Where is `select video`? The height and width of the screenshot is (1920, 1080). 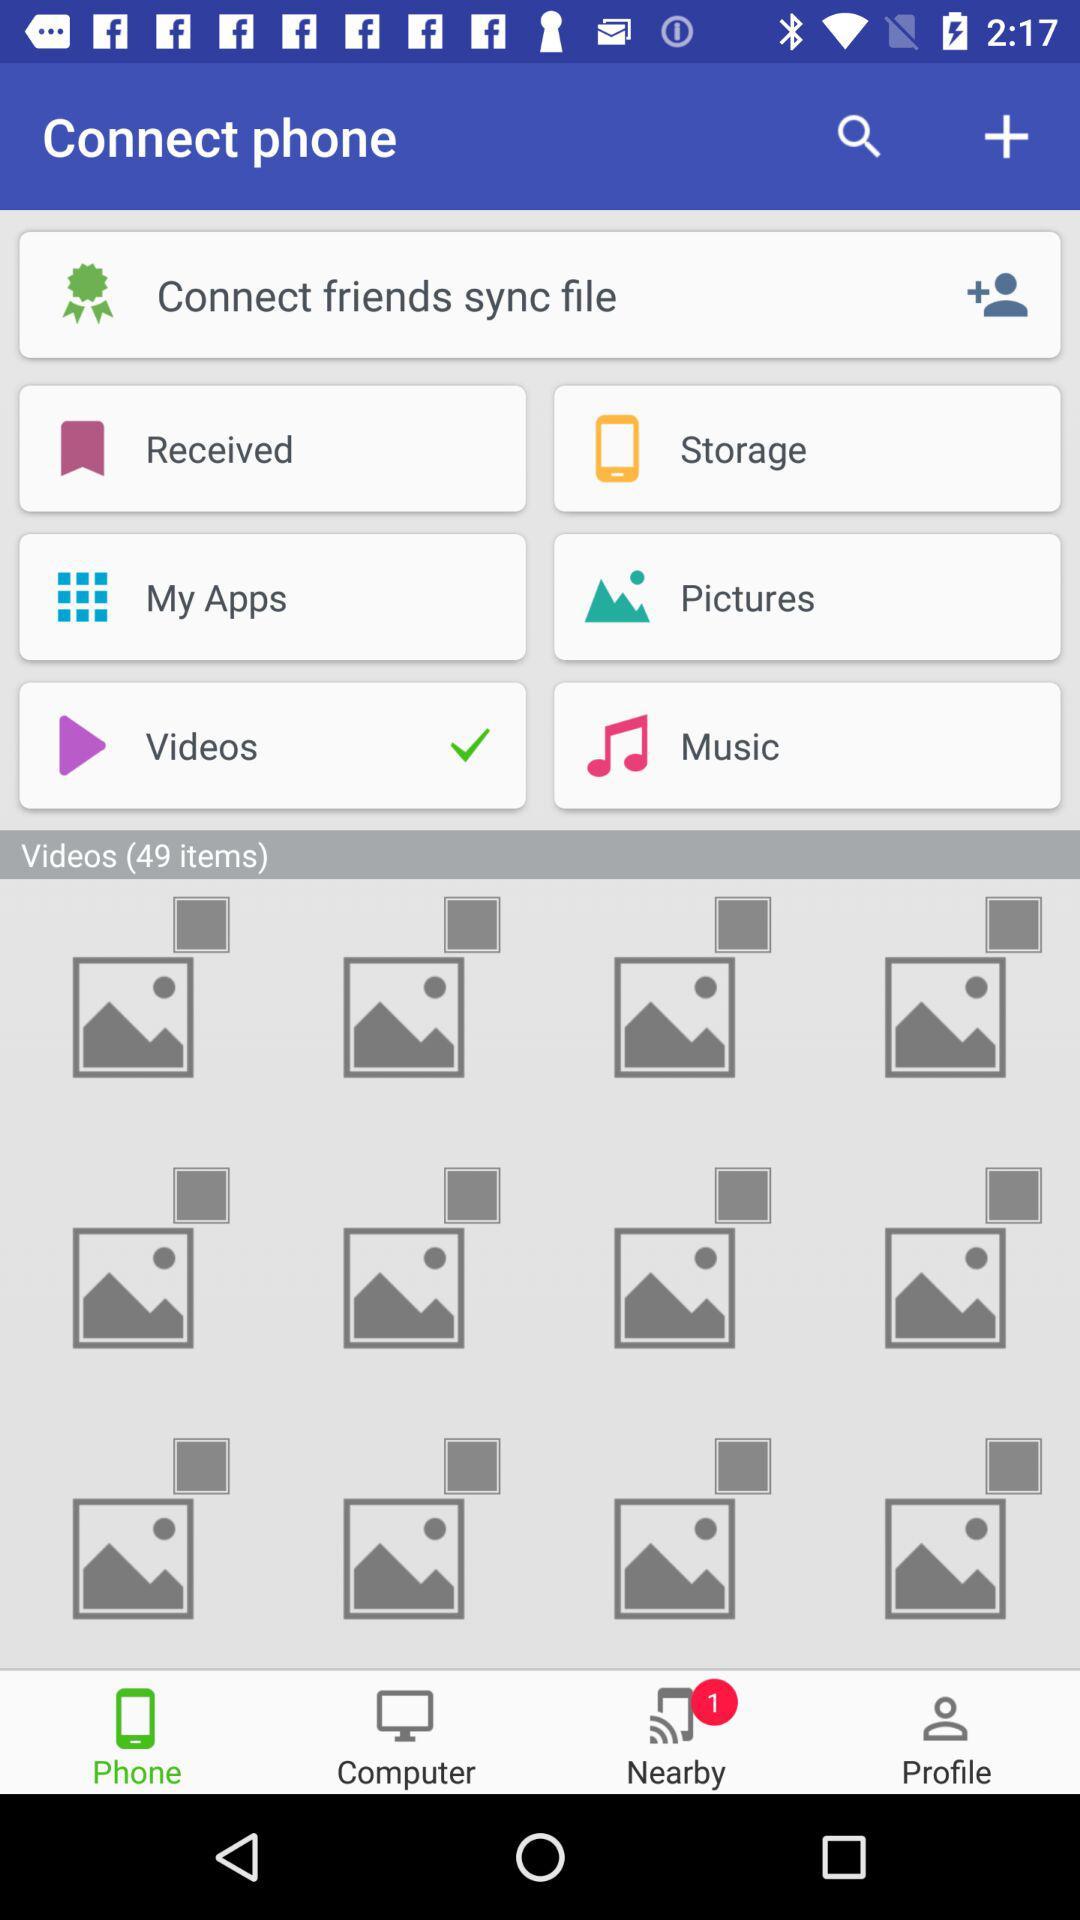 select video is located at coordinates (490, 1466).